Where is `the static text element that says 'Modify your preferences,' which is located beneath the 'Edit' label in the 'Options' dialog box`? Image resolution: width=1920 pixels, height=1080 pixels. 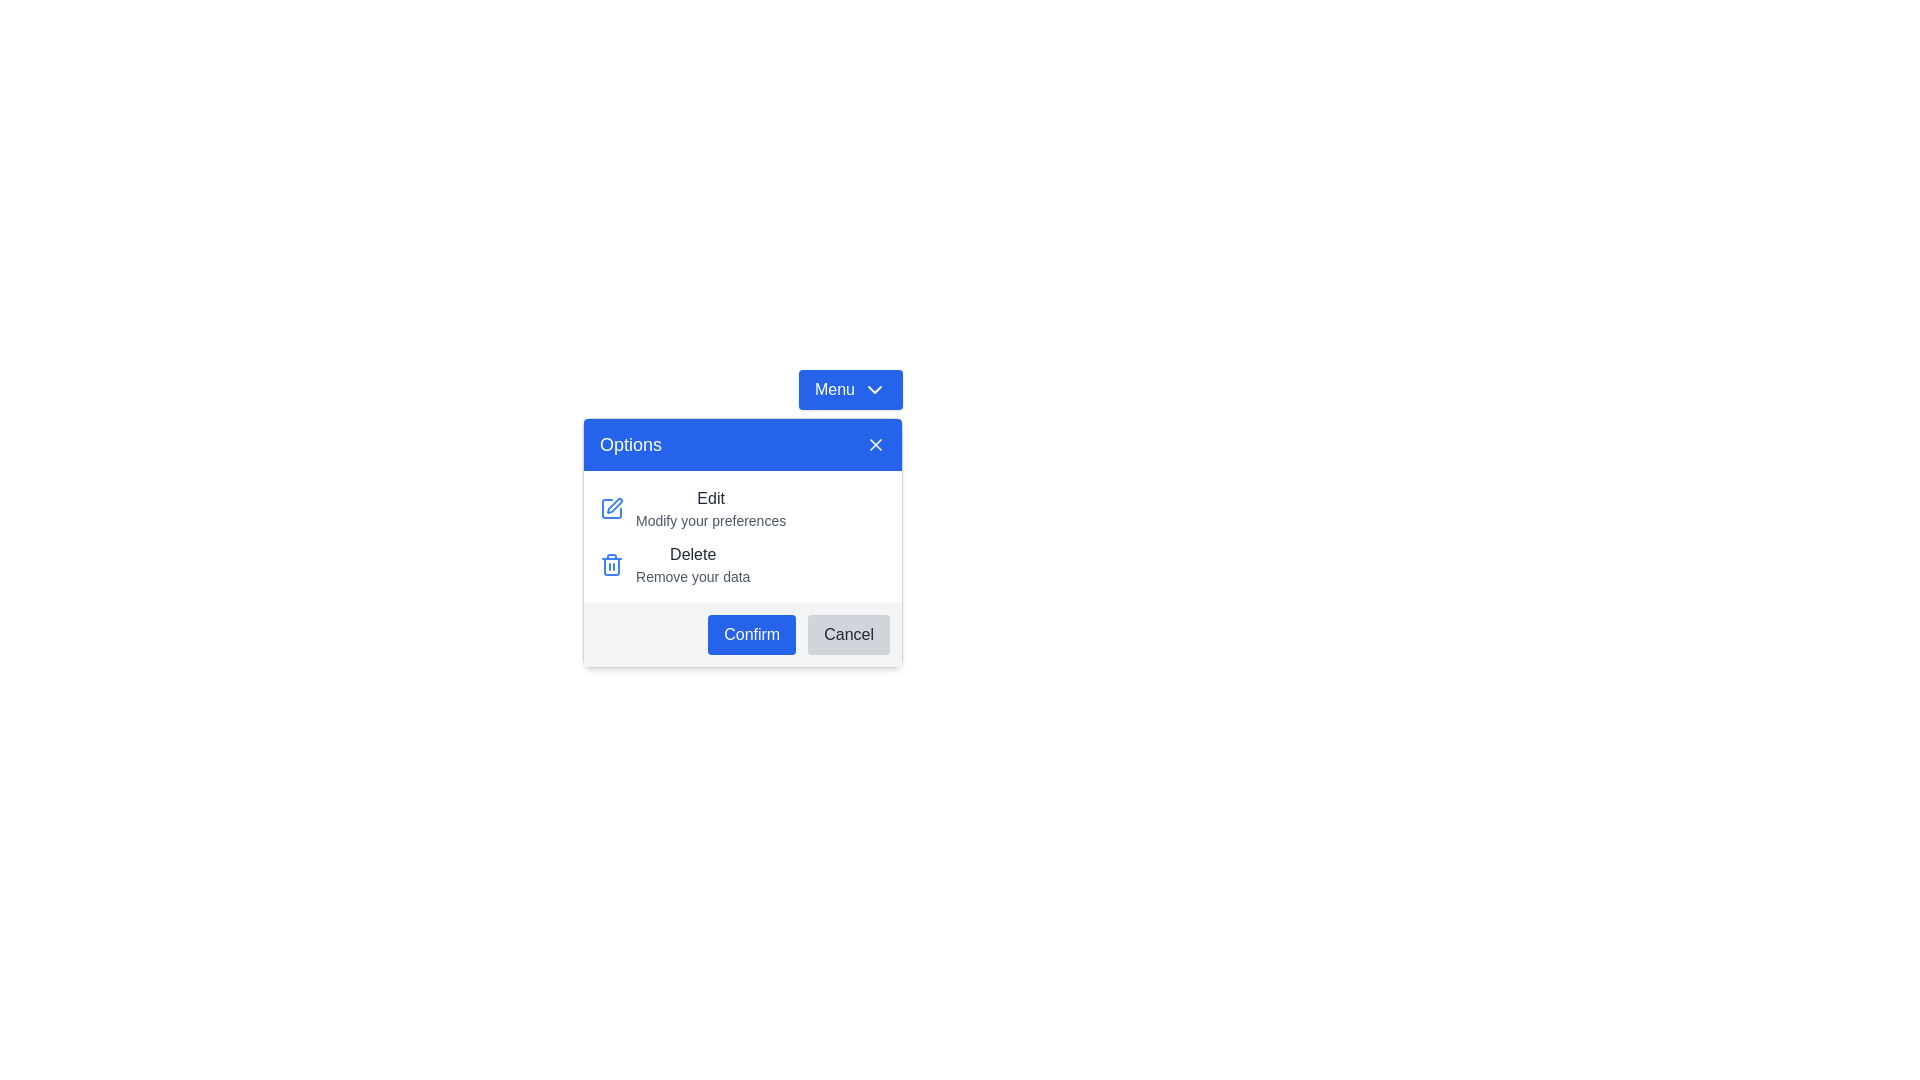
the static text element that says 'Modify your preferences,' which is located beneath the 'Edit' label in the 'Options' dialog box is located at coordinates (711, 519).